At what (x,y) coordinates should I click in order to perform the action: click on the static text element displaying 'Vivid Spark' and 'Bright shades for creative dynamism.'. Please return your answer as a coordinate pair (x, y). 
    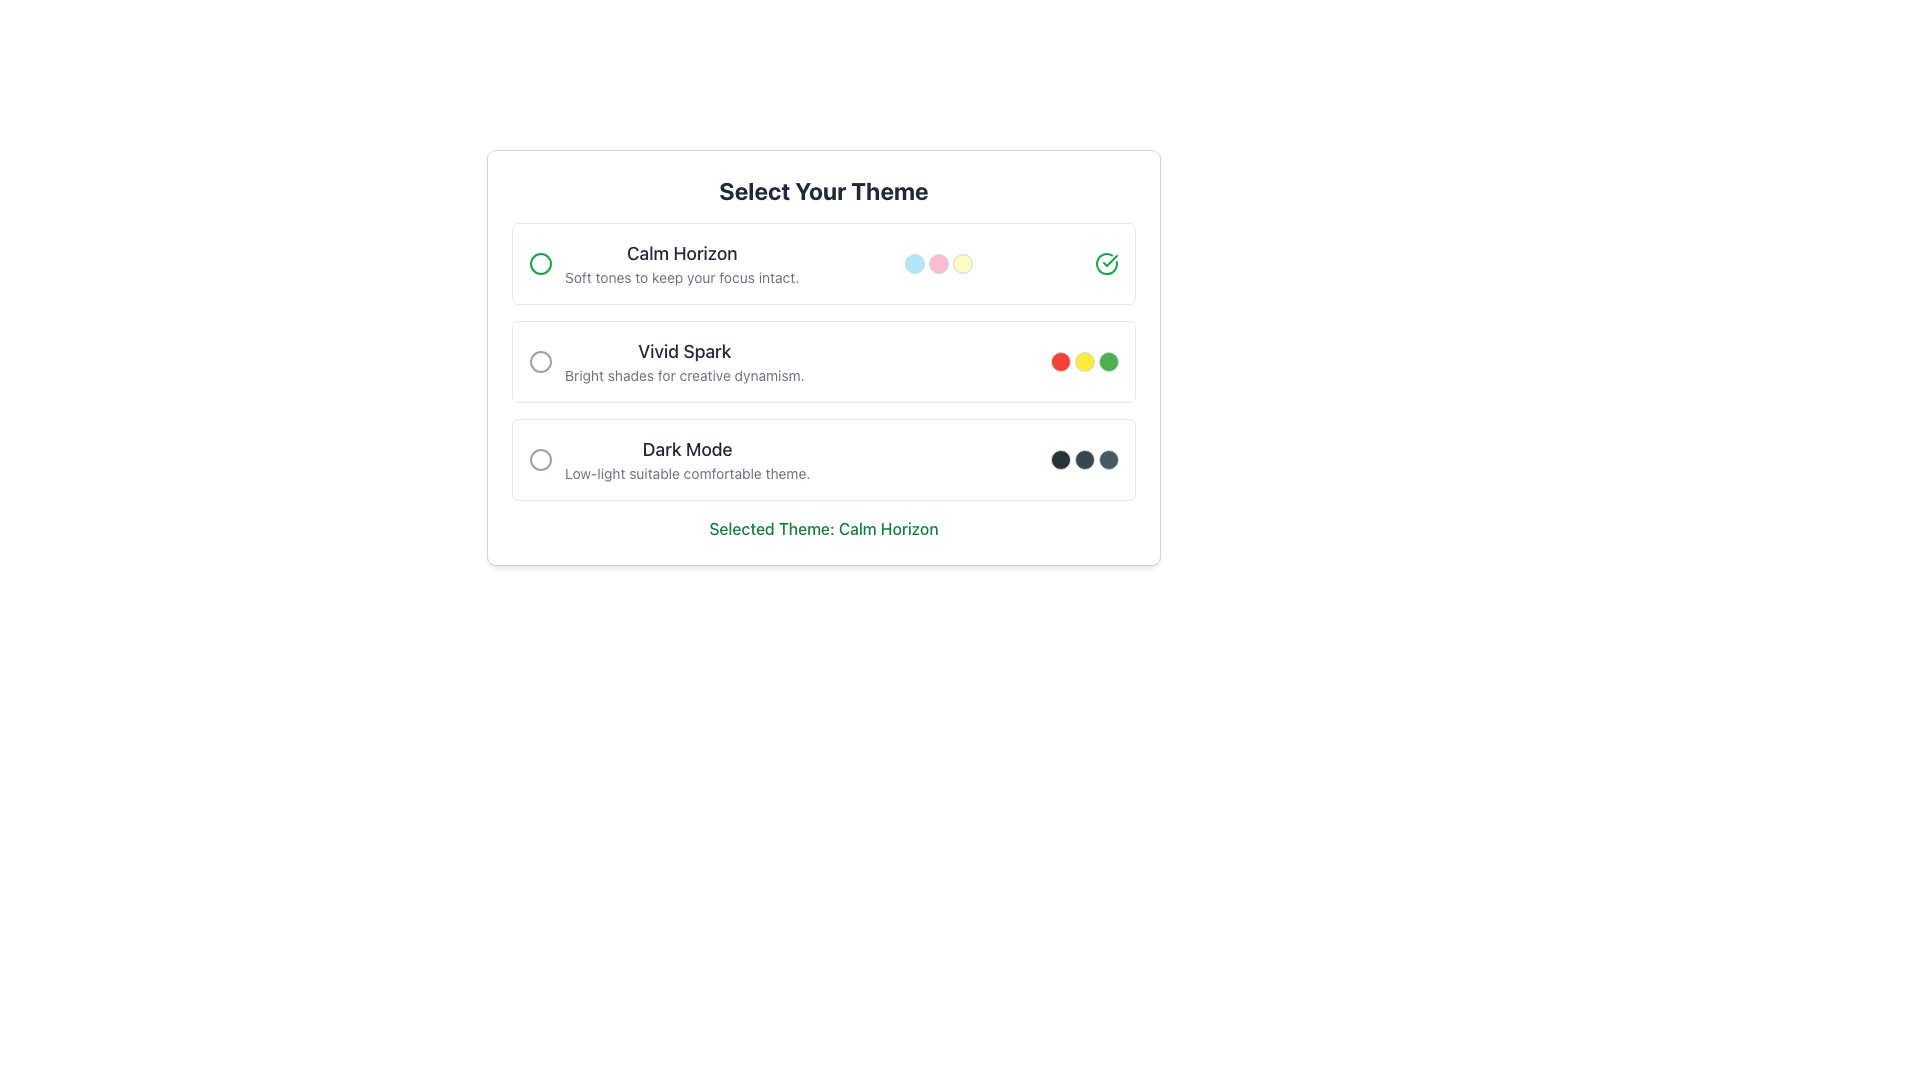
    Looking at the image, I should click on (666, 362).